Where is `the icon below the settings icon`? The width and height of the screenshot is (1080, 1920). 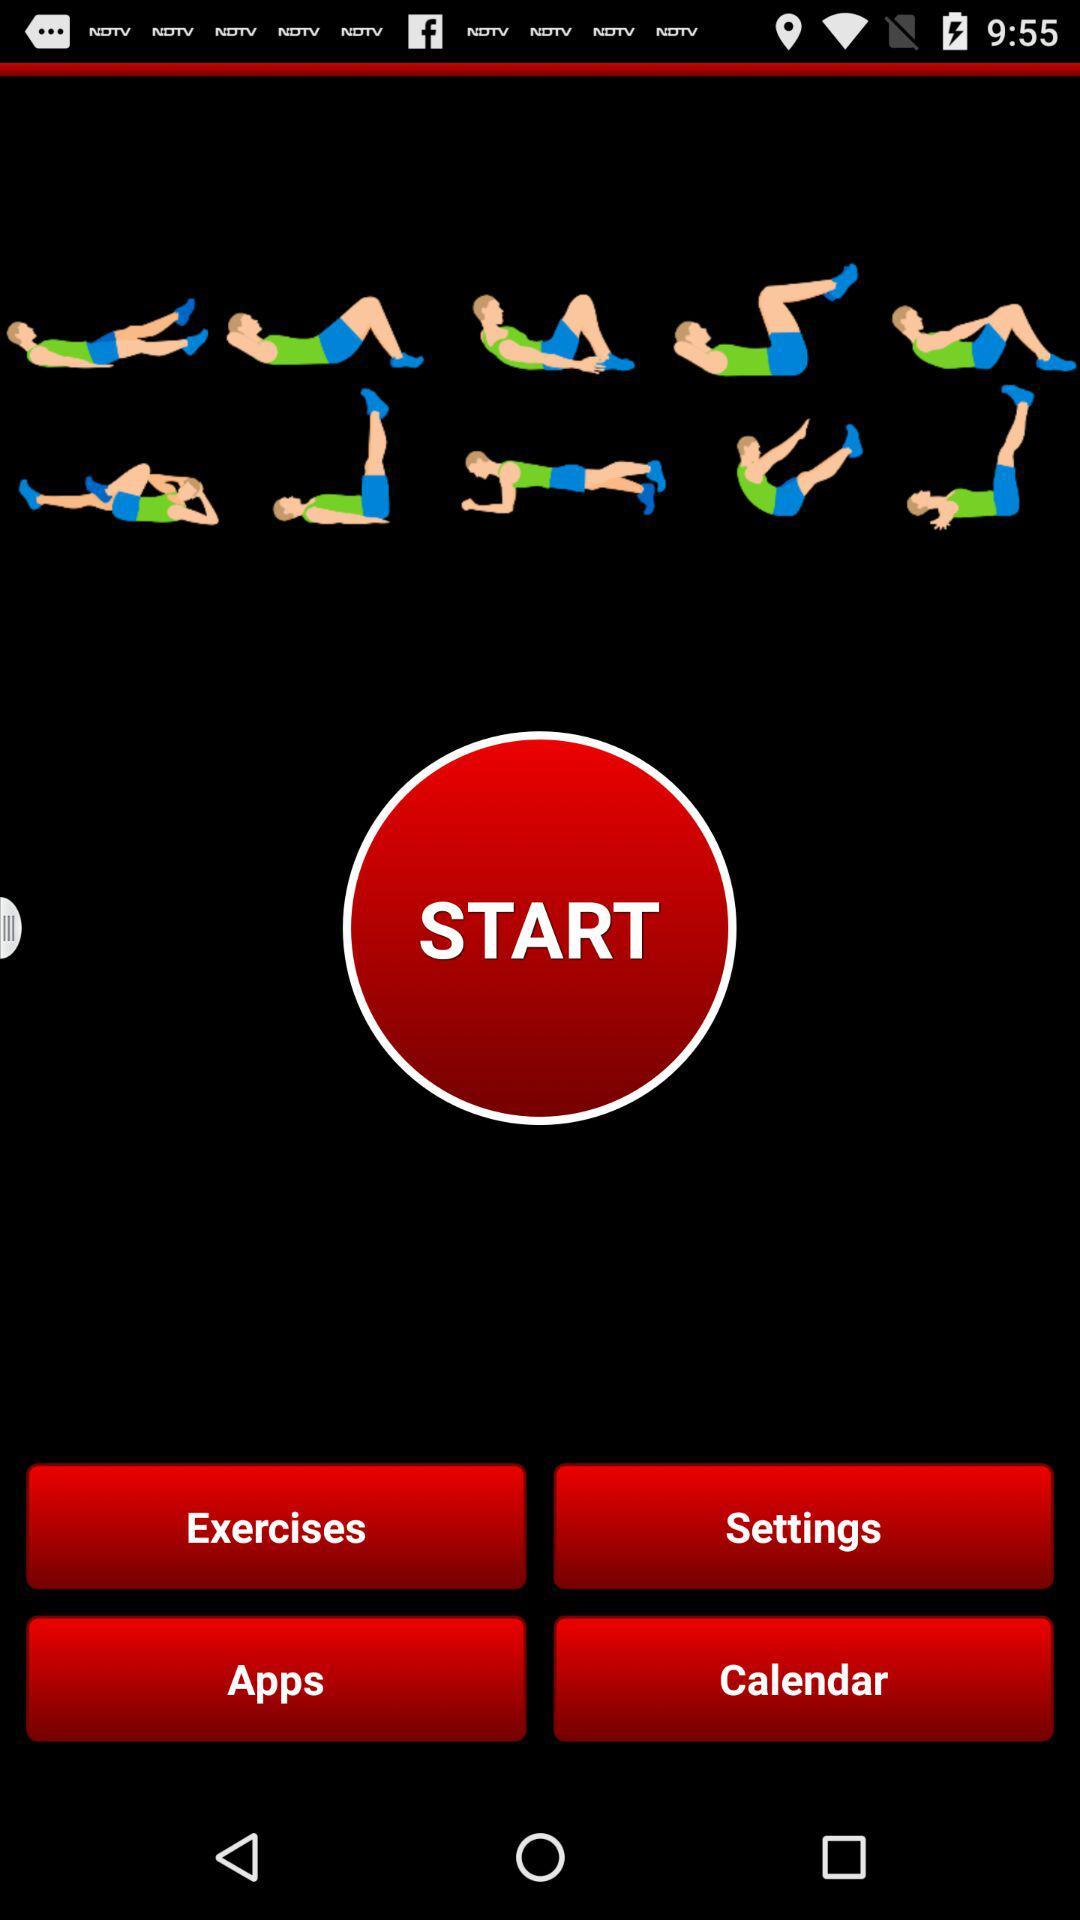
the icon below the settings icon is located at coordinates (802, 1678).